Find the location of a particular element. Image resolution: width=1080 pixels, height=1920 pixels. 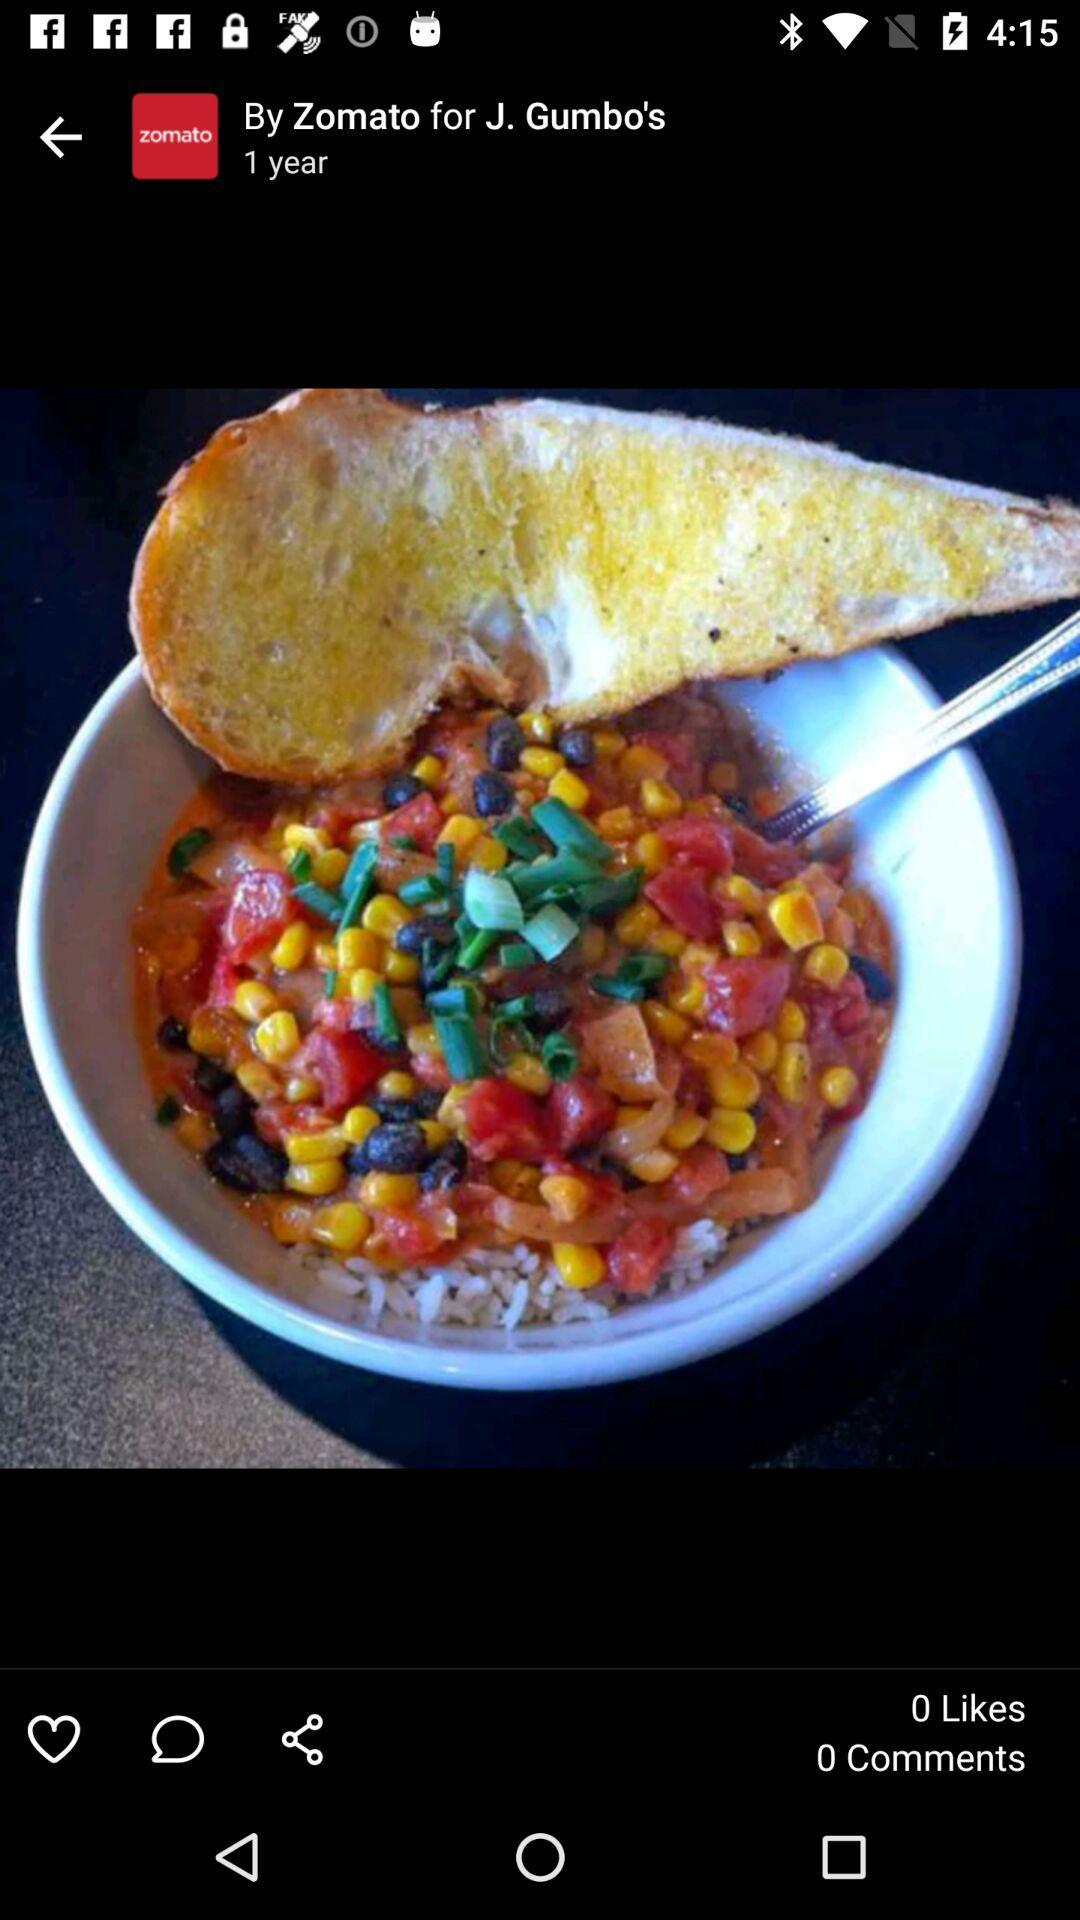

the icon to the left of the by zomato for item is located at coordinates (174, 135).